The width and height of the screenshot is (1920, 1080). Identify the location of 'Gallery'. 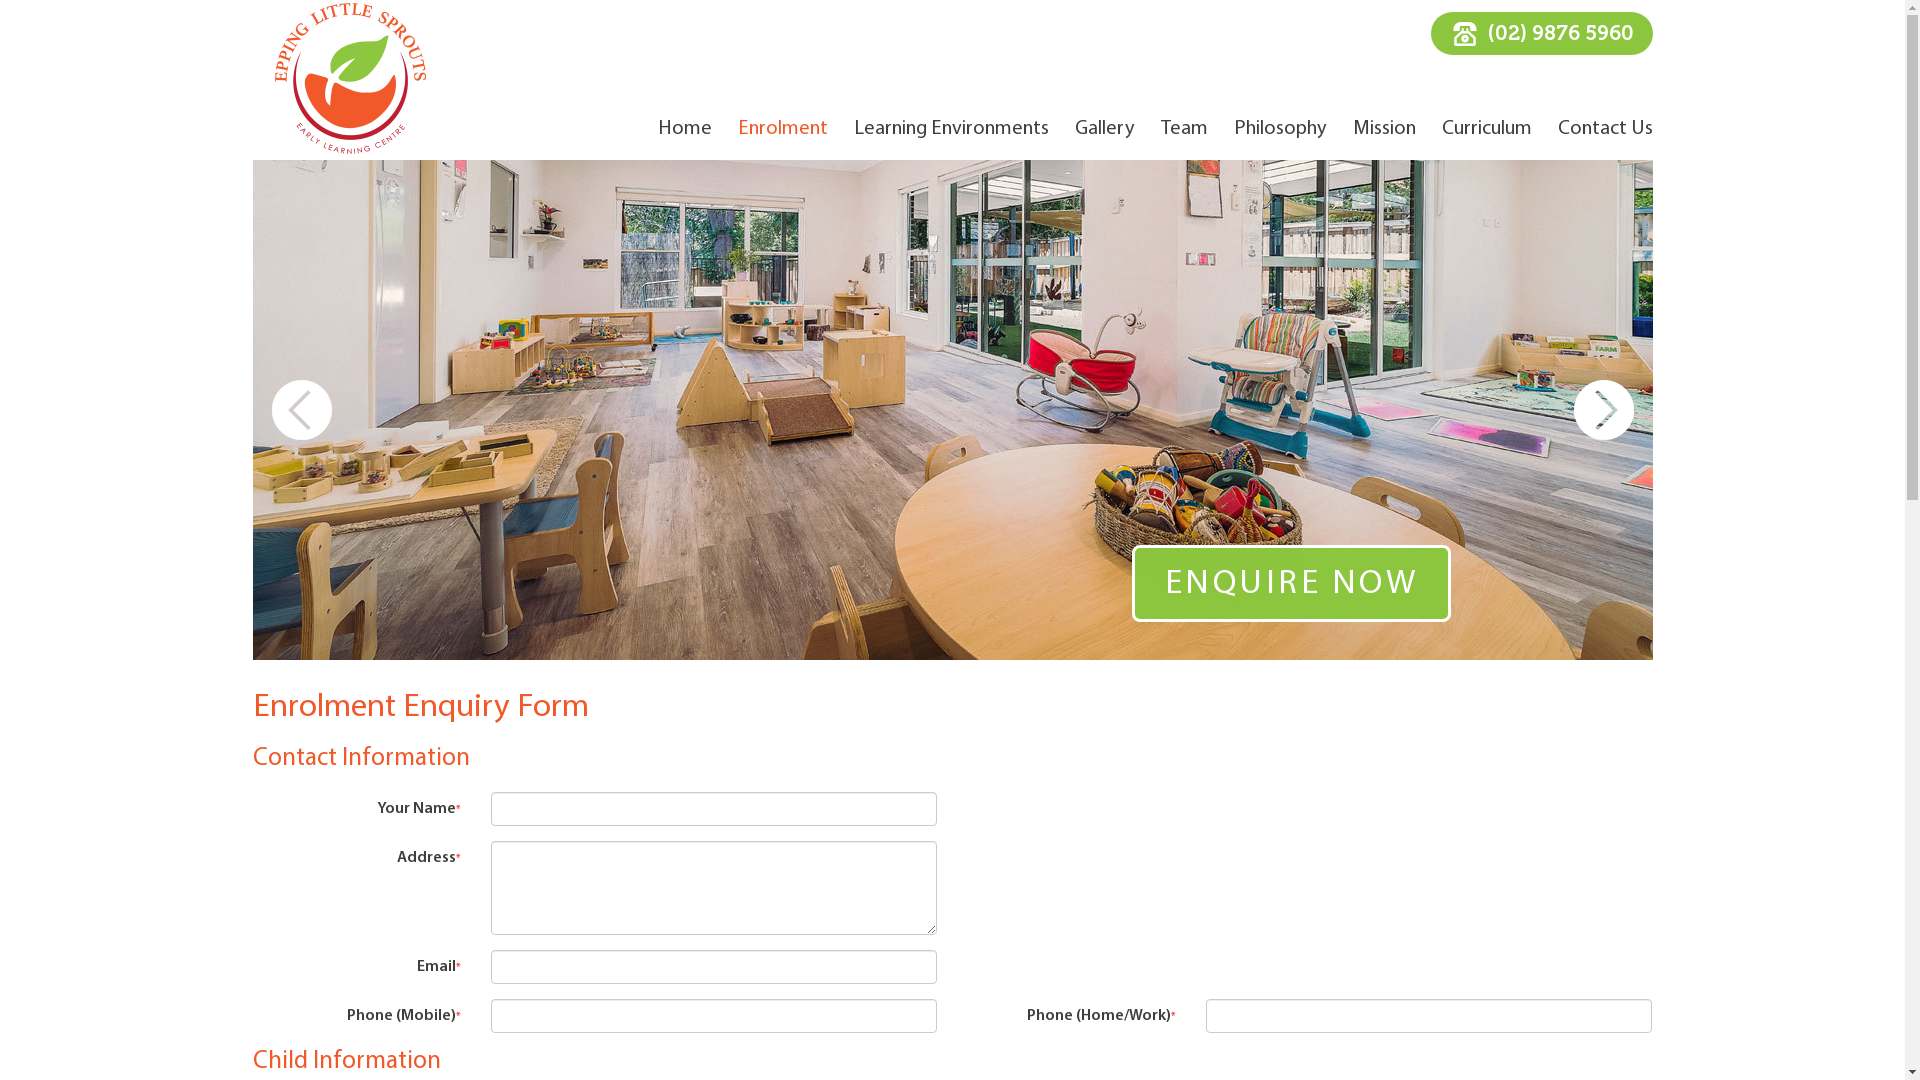
(1073, 129).